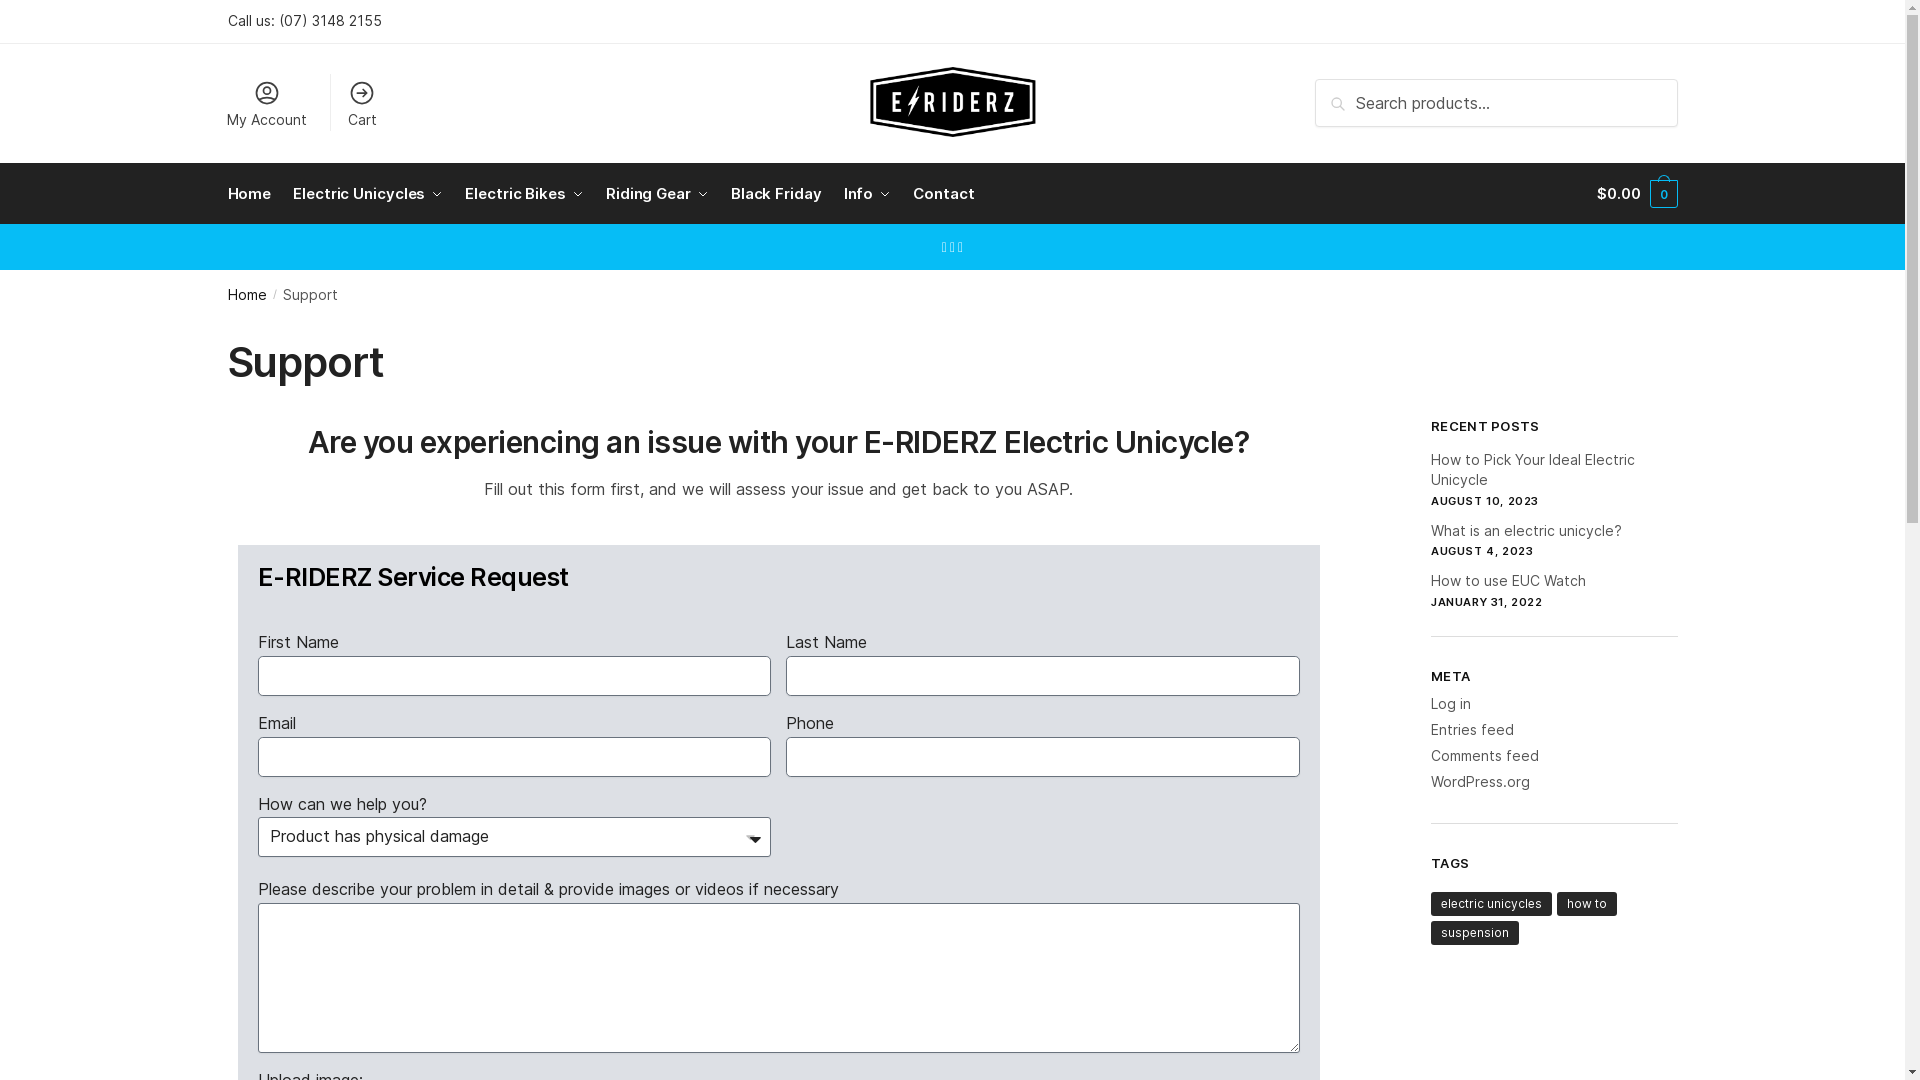 The width and height of the screenshot is (1920, 1080). I want to click on 'suspension', so click(1474, 933).